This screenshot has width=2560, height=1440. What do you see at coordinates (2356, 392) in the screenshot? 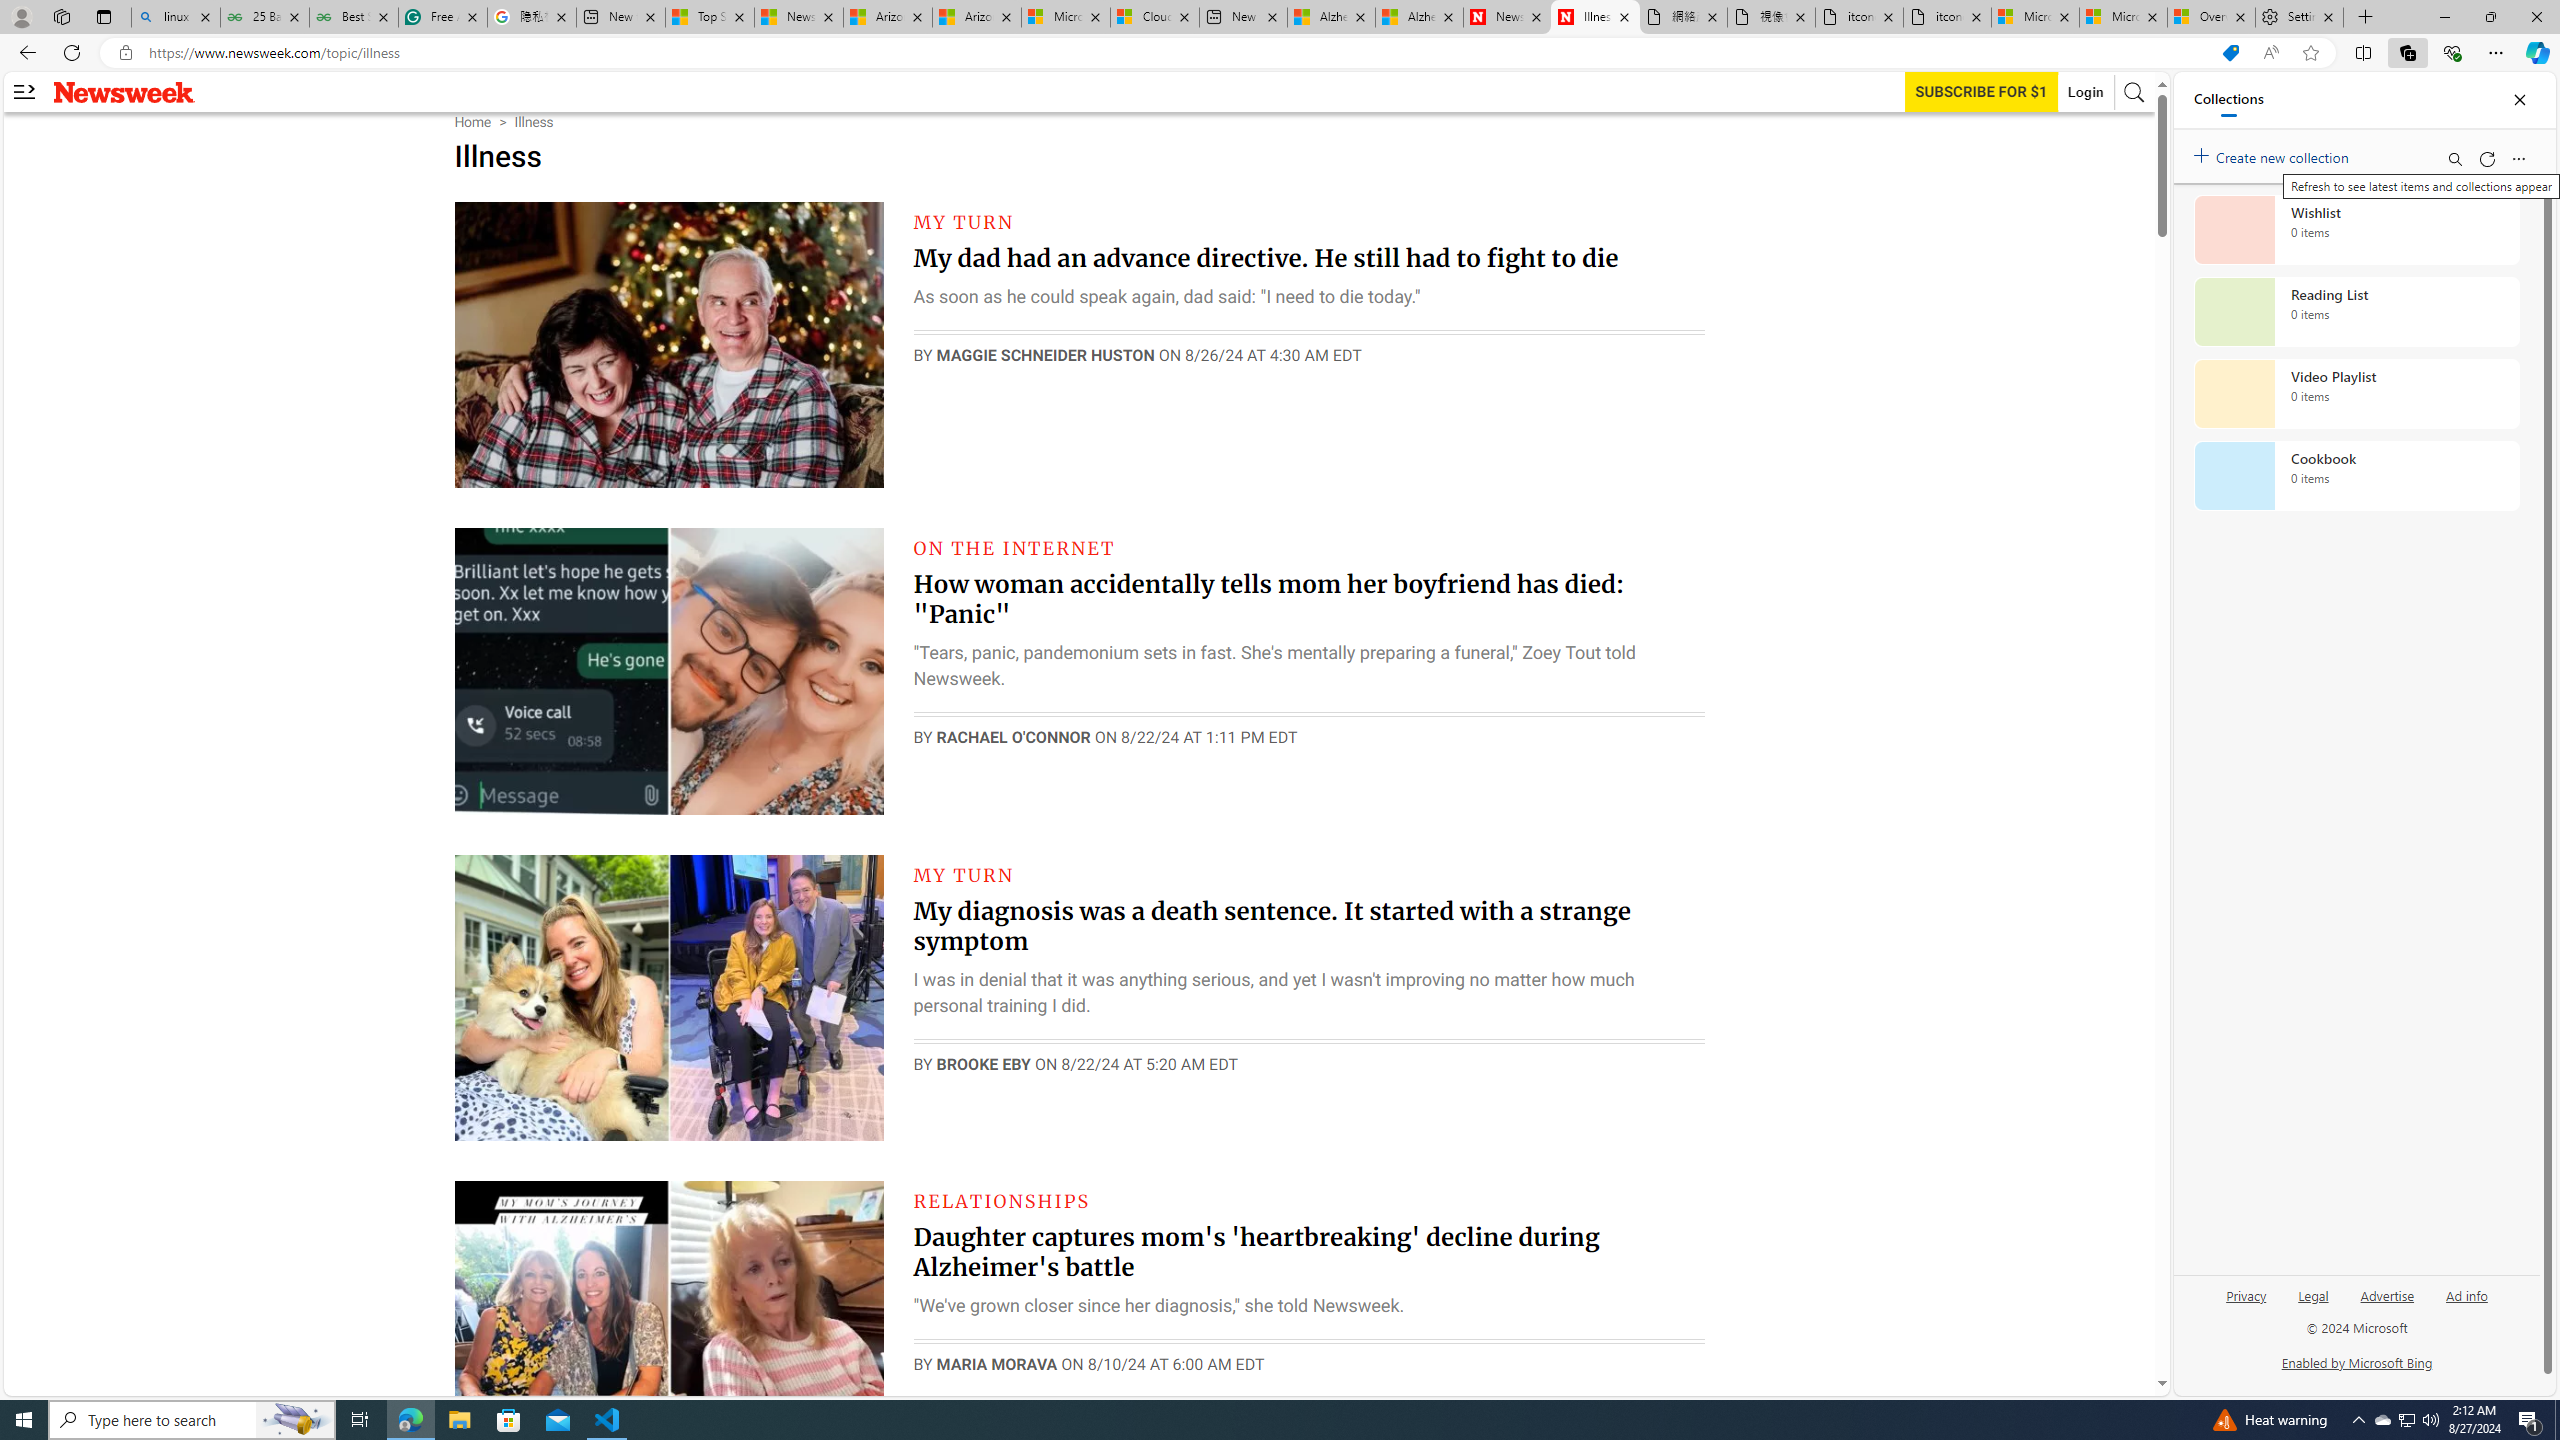
I see `'Video Playlist collection, 0 items'` at bounding box center [2356, 392].